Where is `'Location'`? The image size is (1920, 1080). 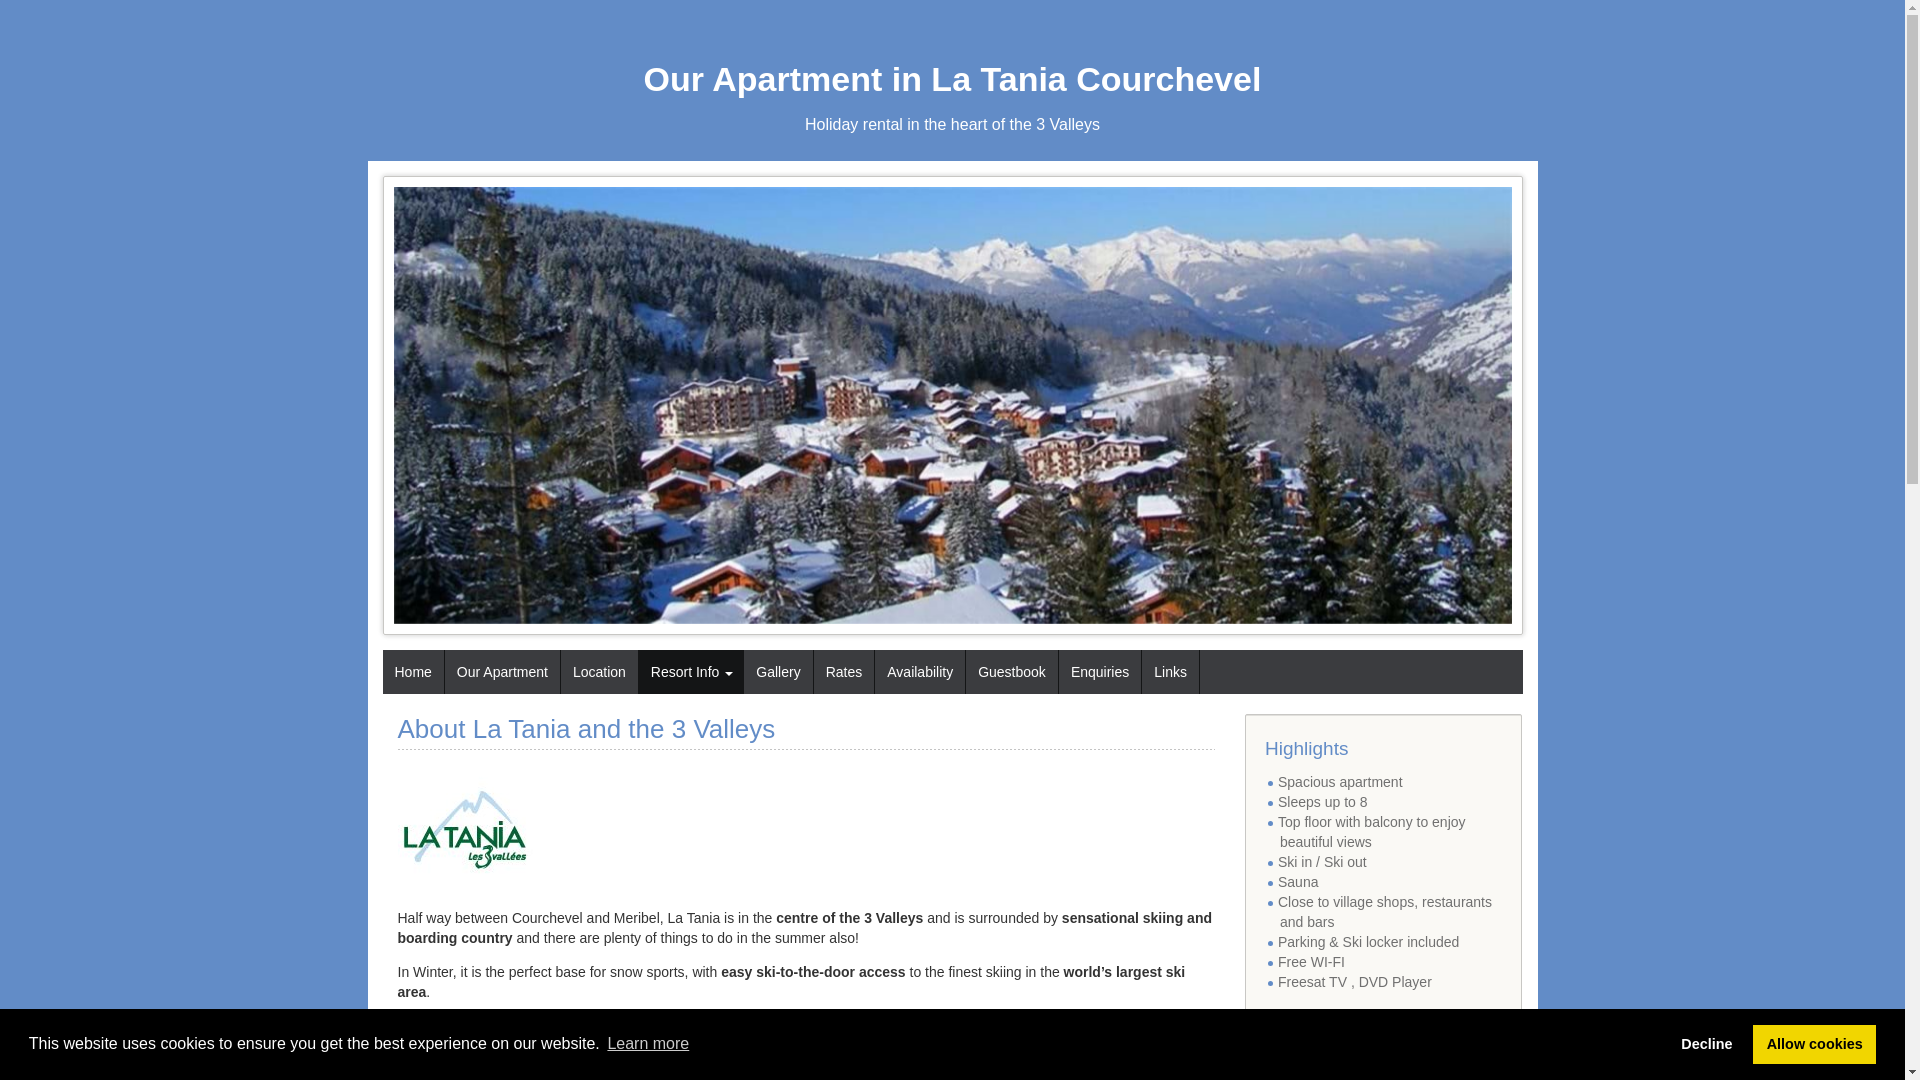 'Location' is located at coordinates (598, 671).